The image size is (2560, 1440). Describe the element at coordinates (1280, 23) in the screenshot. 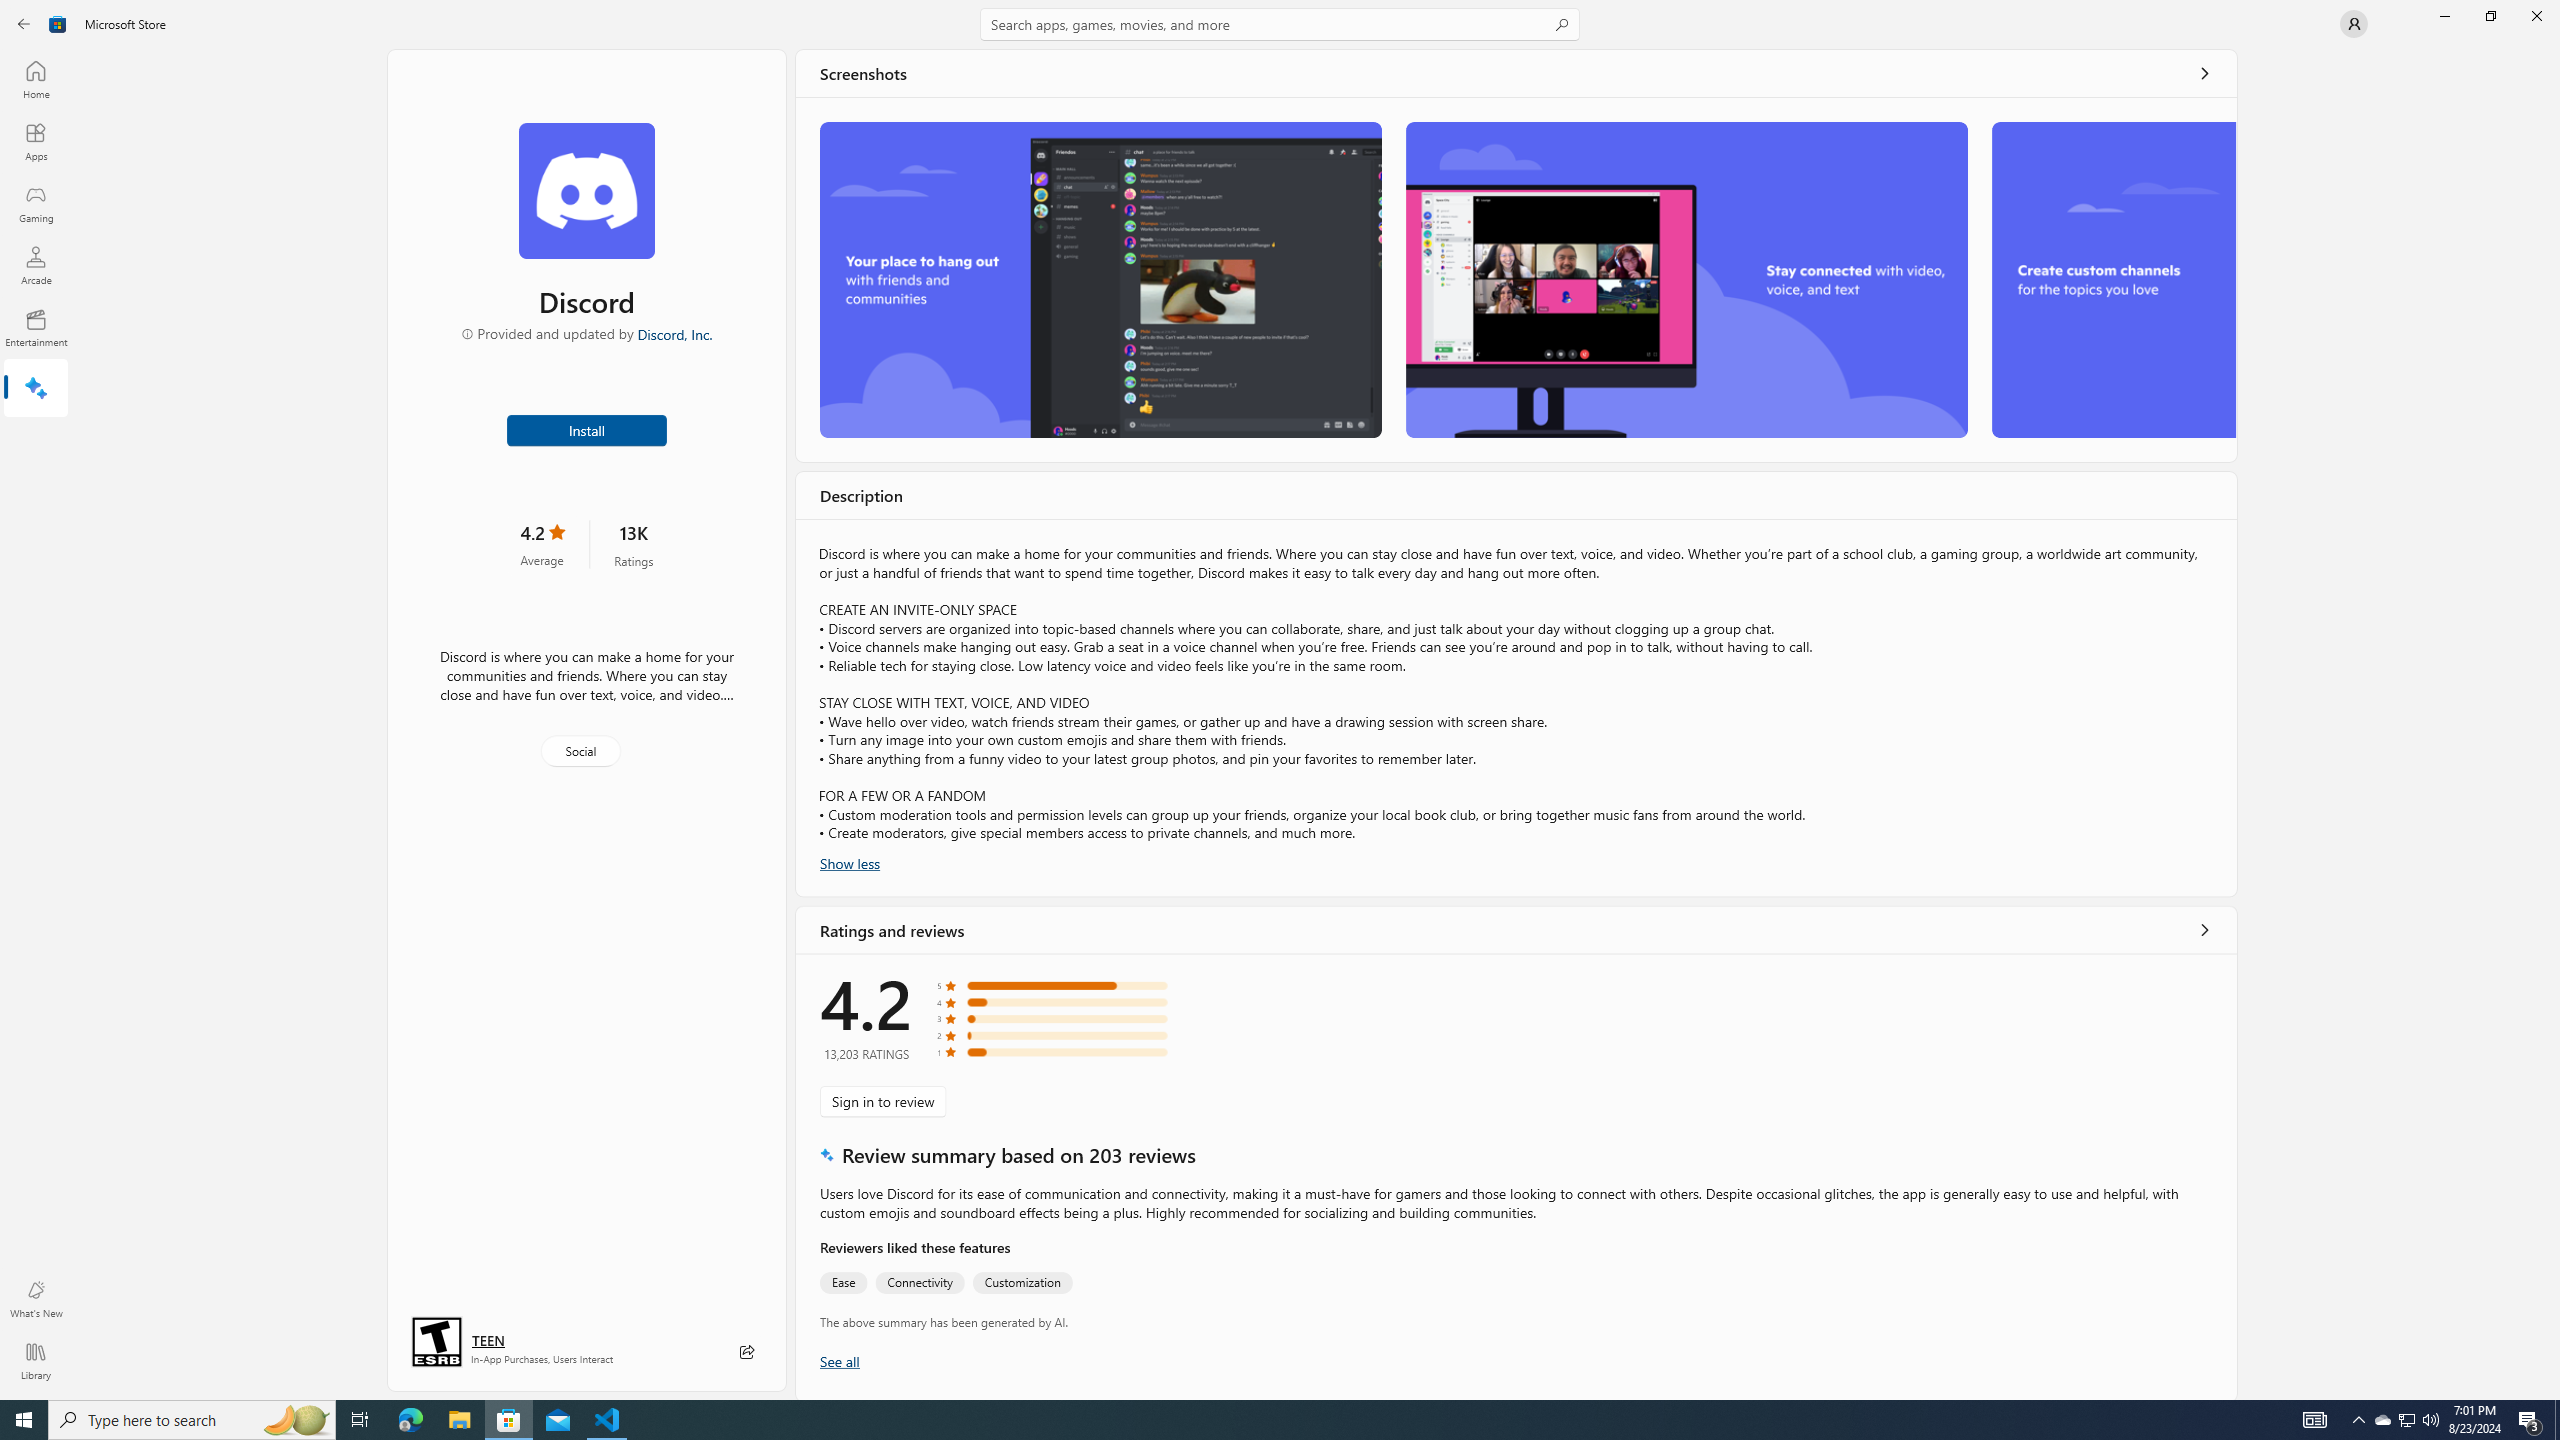

I see `'Search'` at that location.